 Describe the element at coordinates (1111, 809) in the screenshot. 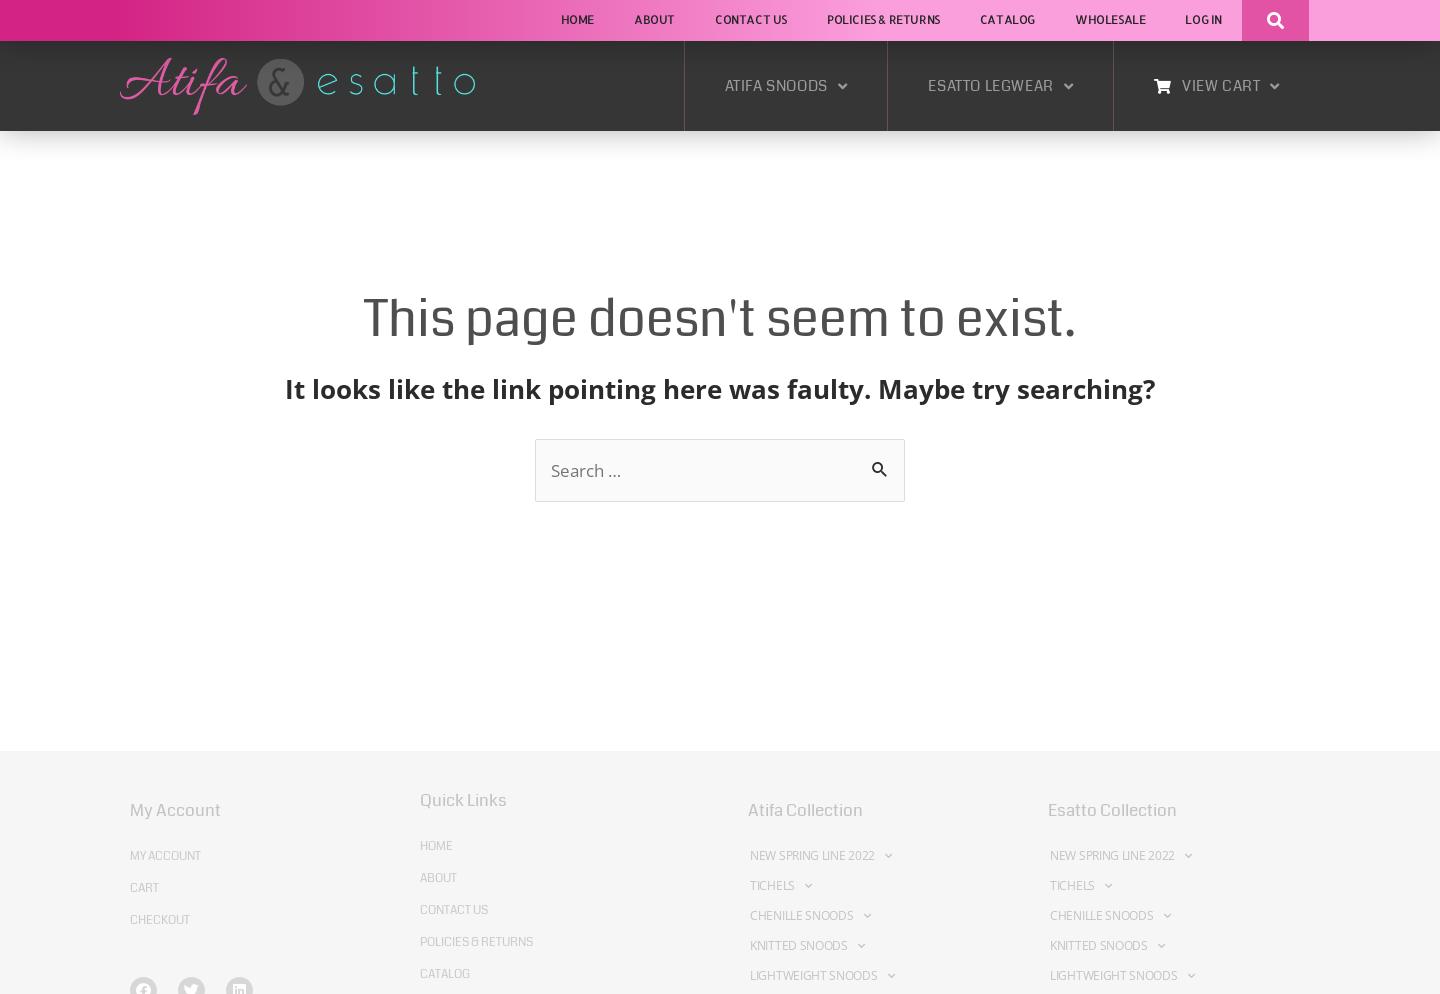

I see `'Esatto Collection'` at that location.